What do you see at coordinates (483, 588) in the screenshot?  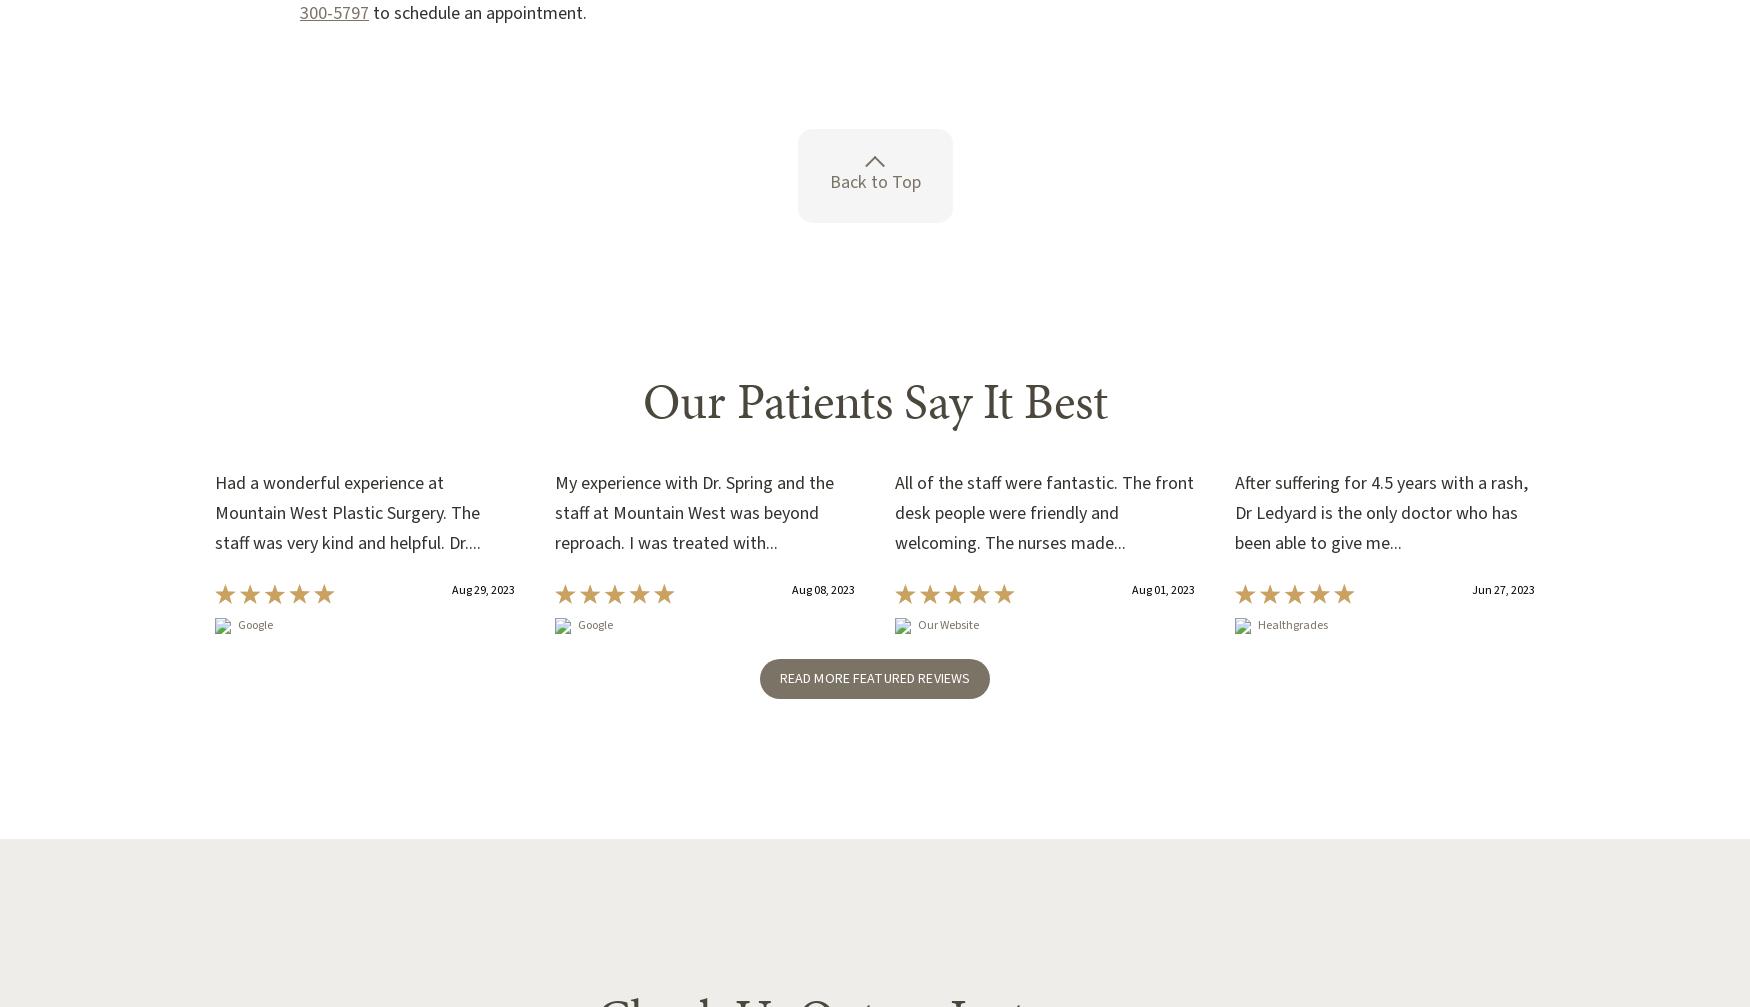 I see `'Aug 29, 2023'` at bounding box center [483, 588].